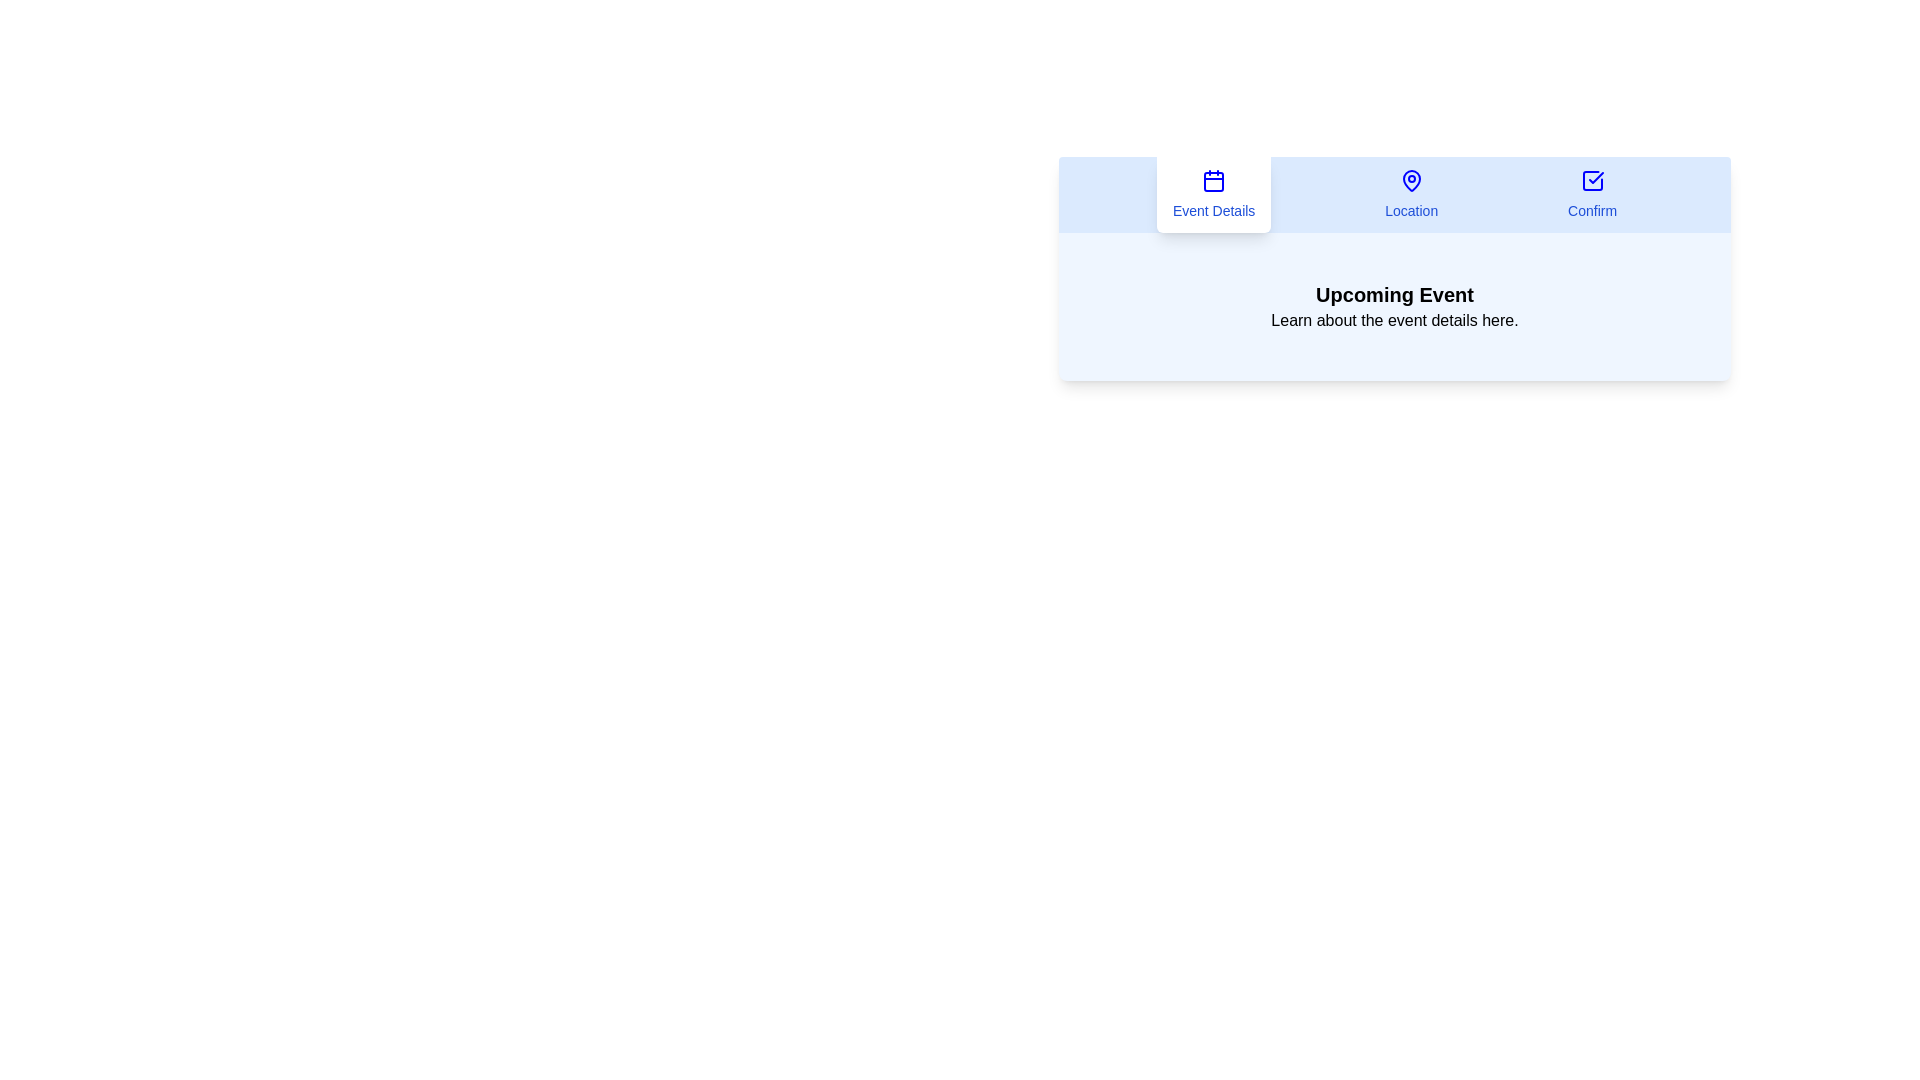 This screenshot has width=1920, height=1080. What do you see at coordinates (1410, 195) in the screenshot?
I see `the Location tab` at bounding box center [1410, 195].